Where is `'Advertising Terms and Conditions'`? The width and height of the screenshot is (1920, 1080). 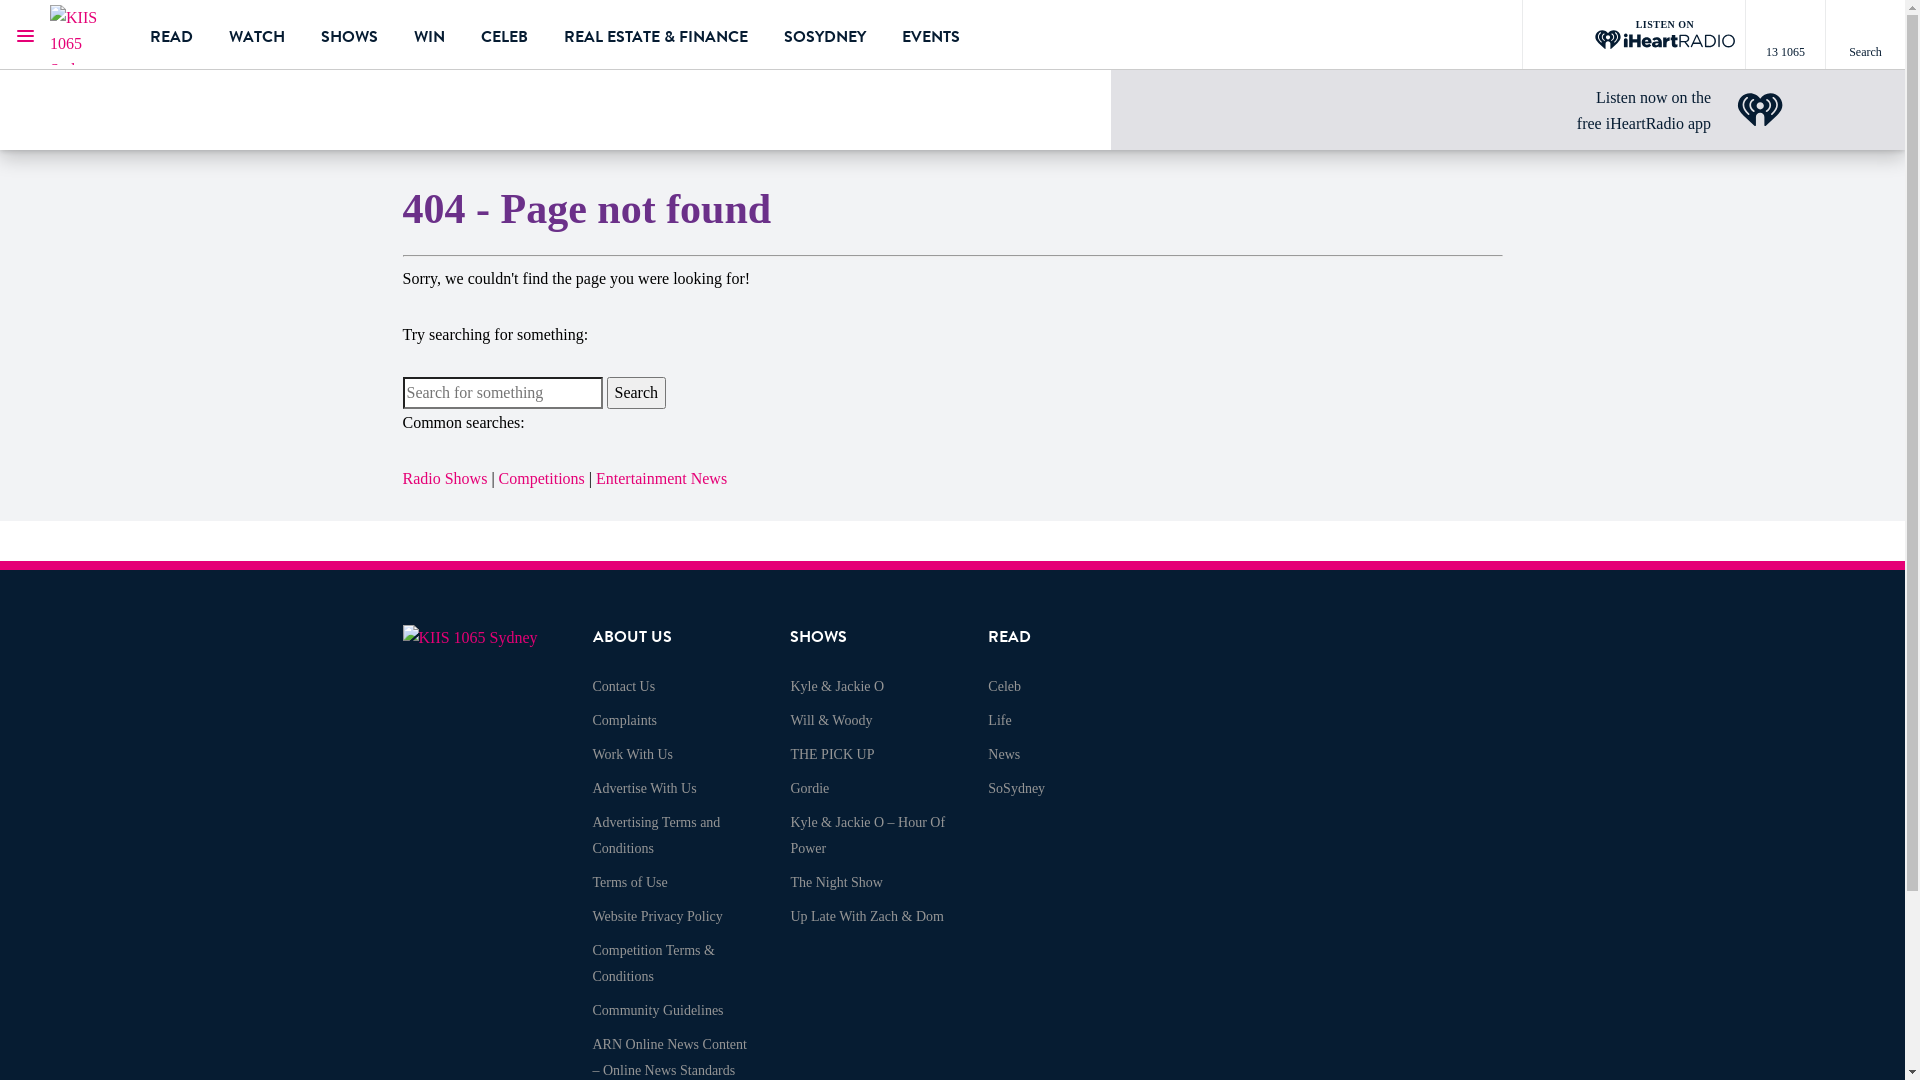 'Advertising Terms and Conditions' is located at coordinates (656, 835).